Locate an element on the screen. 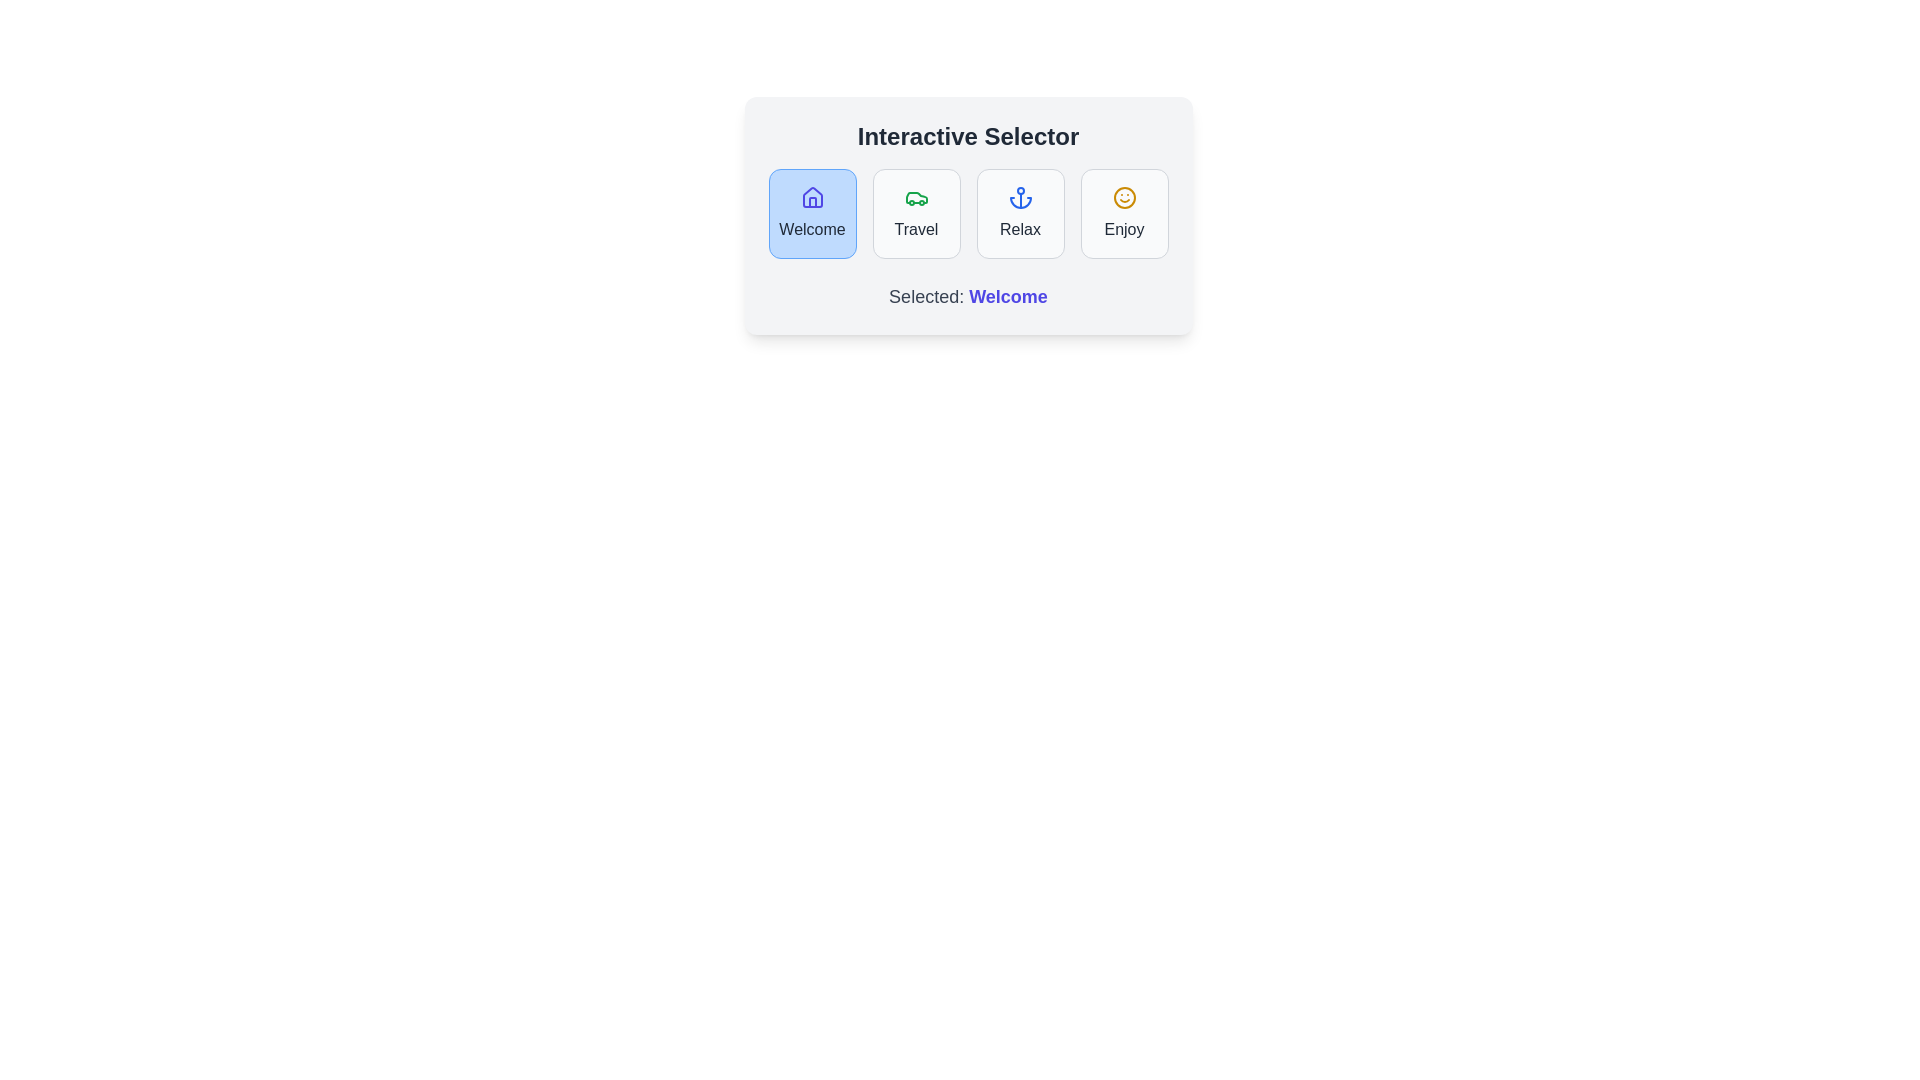  the text label 'Enjoy' which is styled in a medium-sized gray font located in the fourth UI card on the right side of the selection panel is located at coordinates (1124, 229).